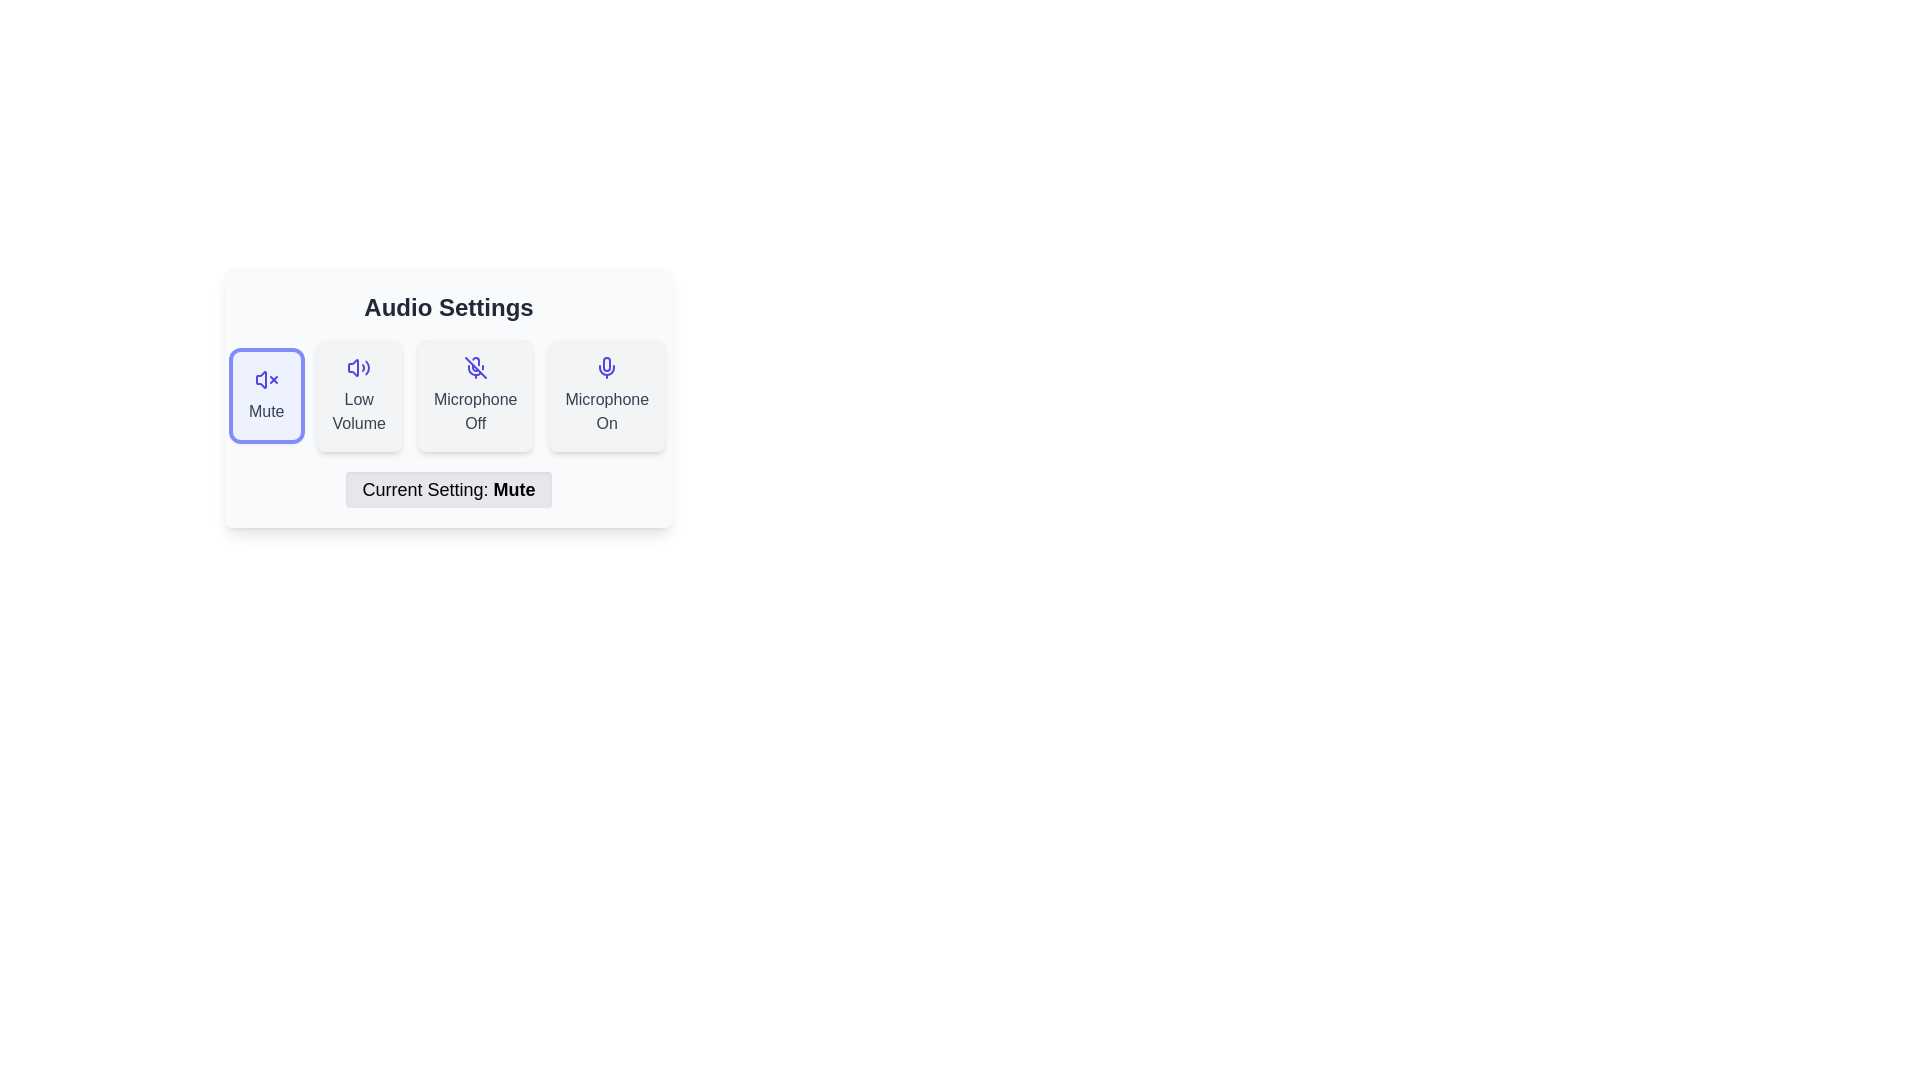  What do you see at coordinates (448, 489) in the screenshot?
I see `the Label indicating that the mute option is active, which is located in the 'Audio Settings' section of the application interface` at bounding box center [448, 489].